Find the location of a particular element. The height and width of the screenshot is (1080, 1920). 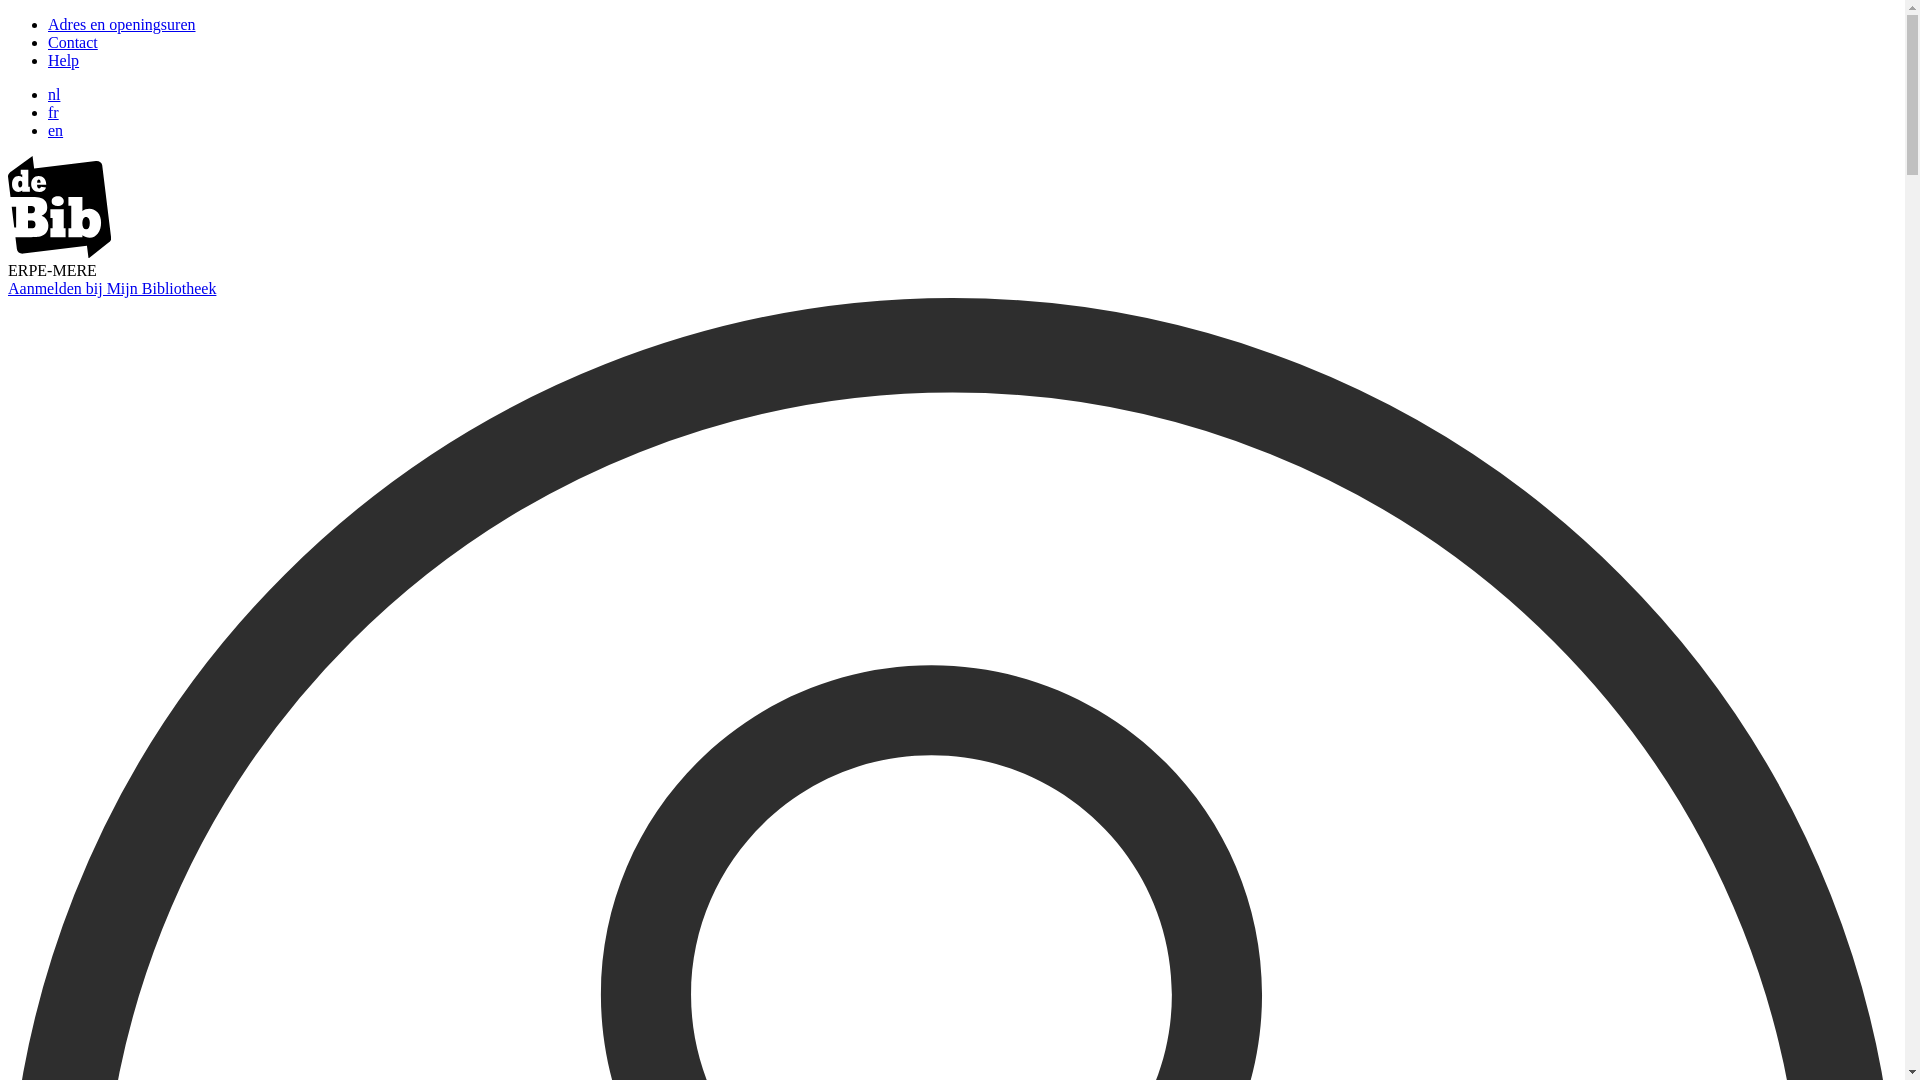

'image/svg+xml' is located at coordinates (8, 251).